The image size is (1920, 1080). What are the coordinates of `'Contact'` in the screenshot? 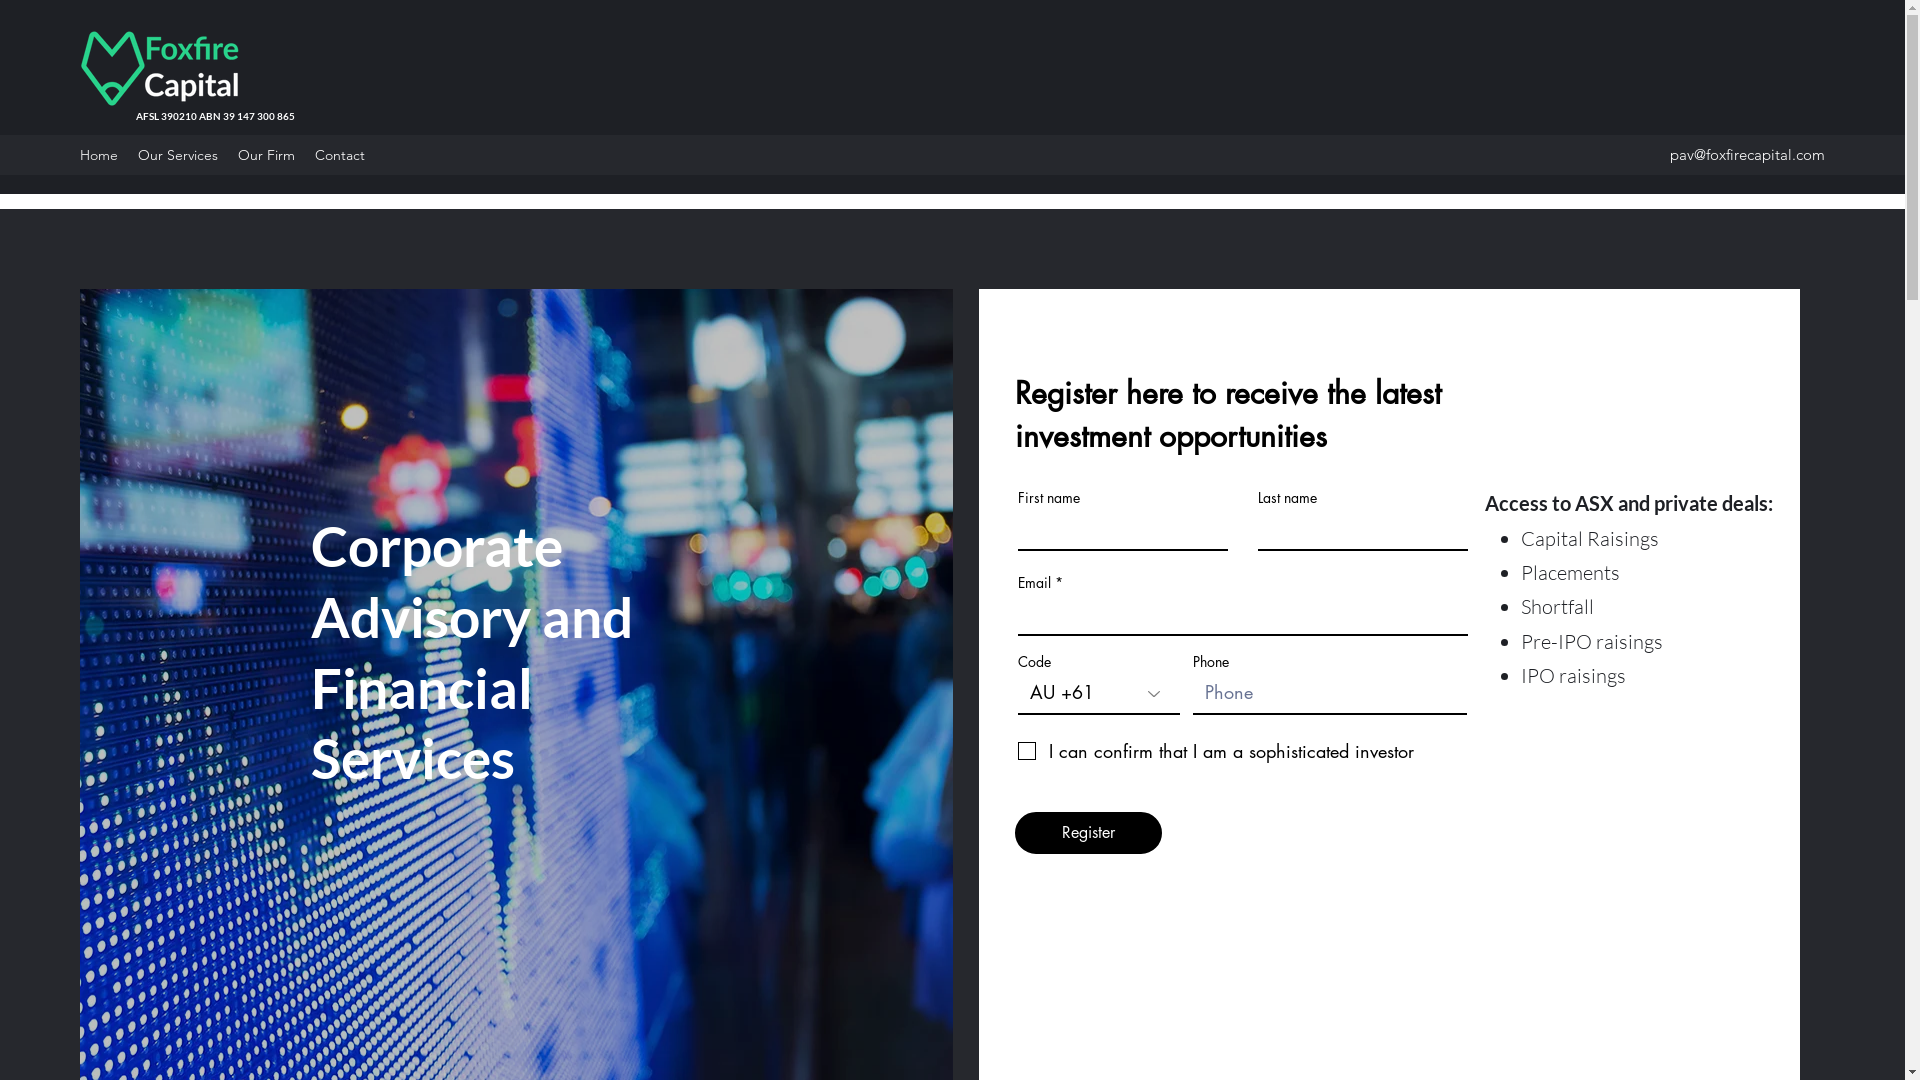 It's located at (340, 153).